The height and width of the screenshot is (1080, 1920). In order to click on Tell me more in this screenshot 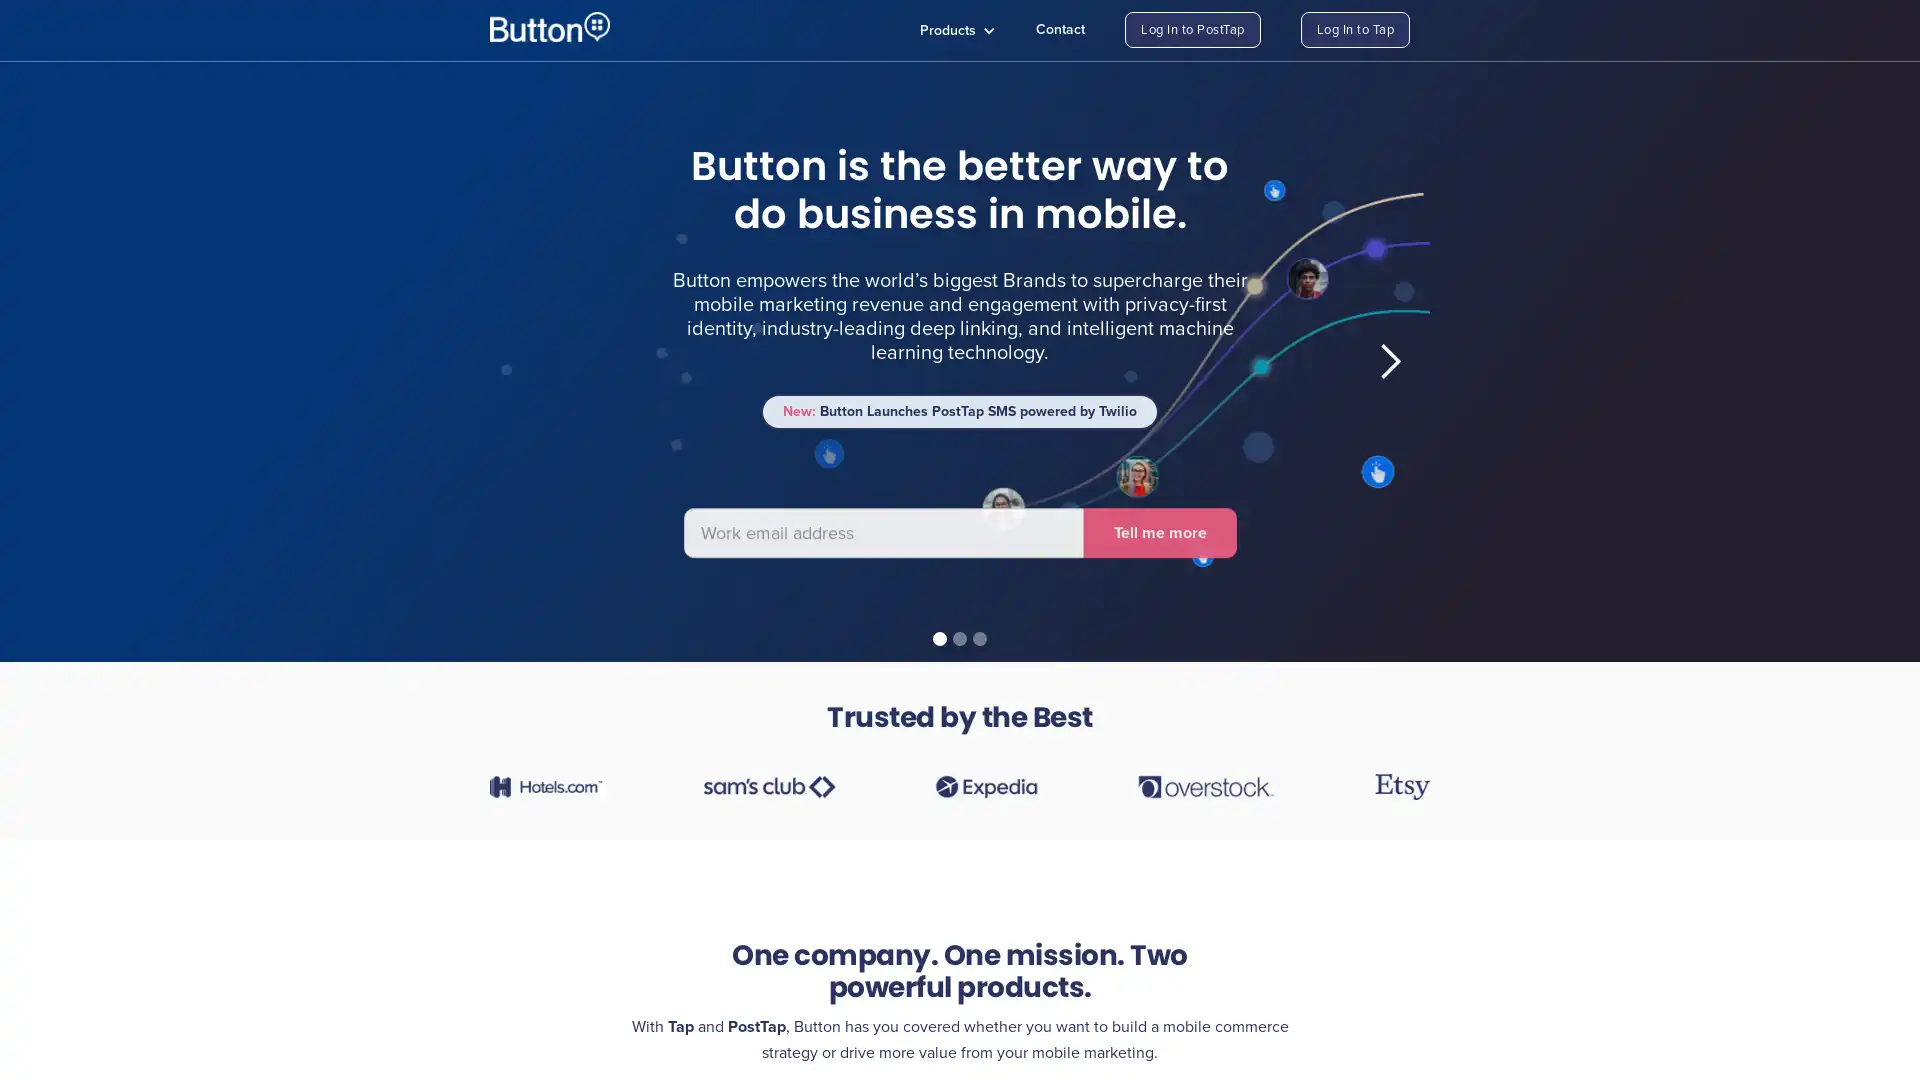, I will do `click(1159, 523)`.